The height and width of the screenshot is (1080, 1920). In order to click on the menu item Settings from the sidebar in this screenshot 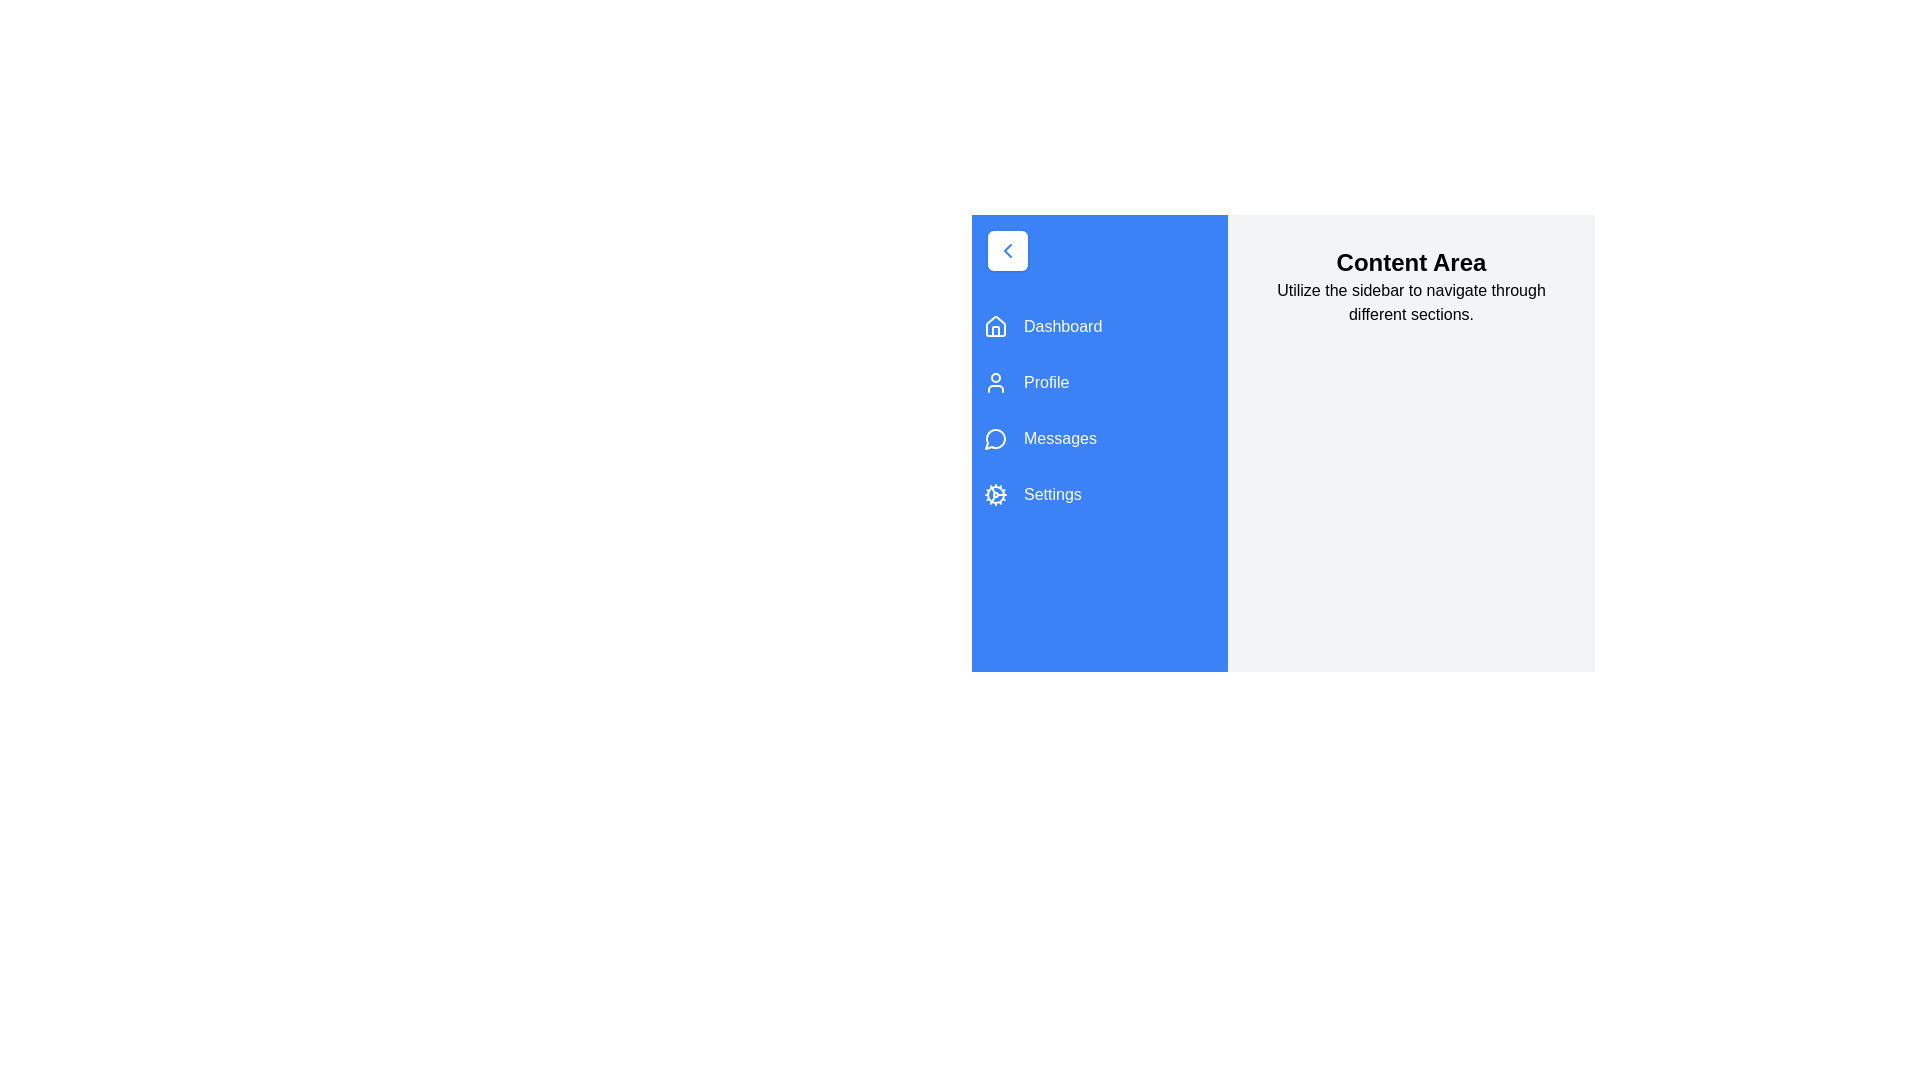, I will do `click(1098, 494)`.